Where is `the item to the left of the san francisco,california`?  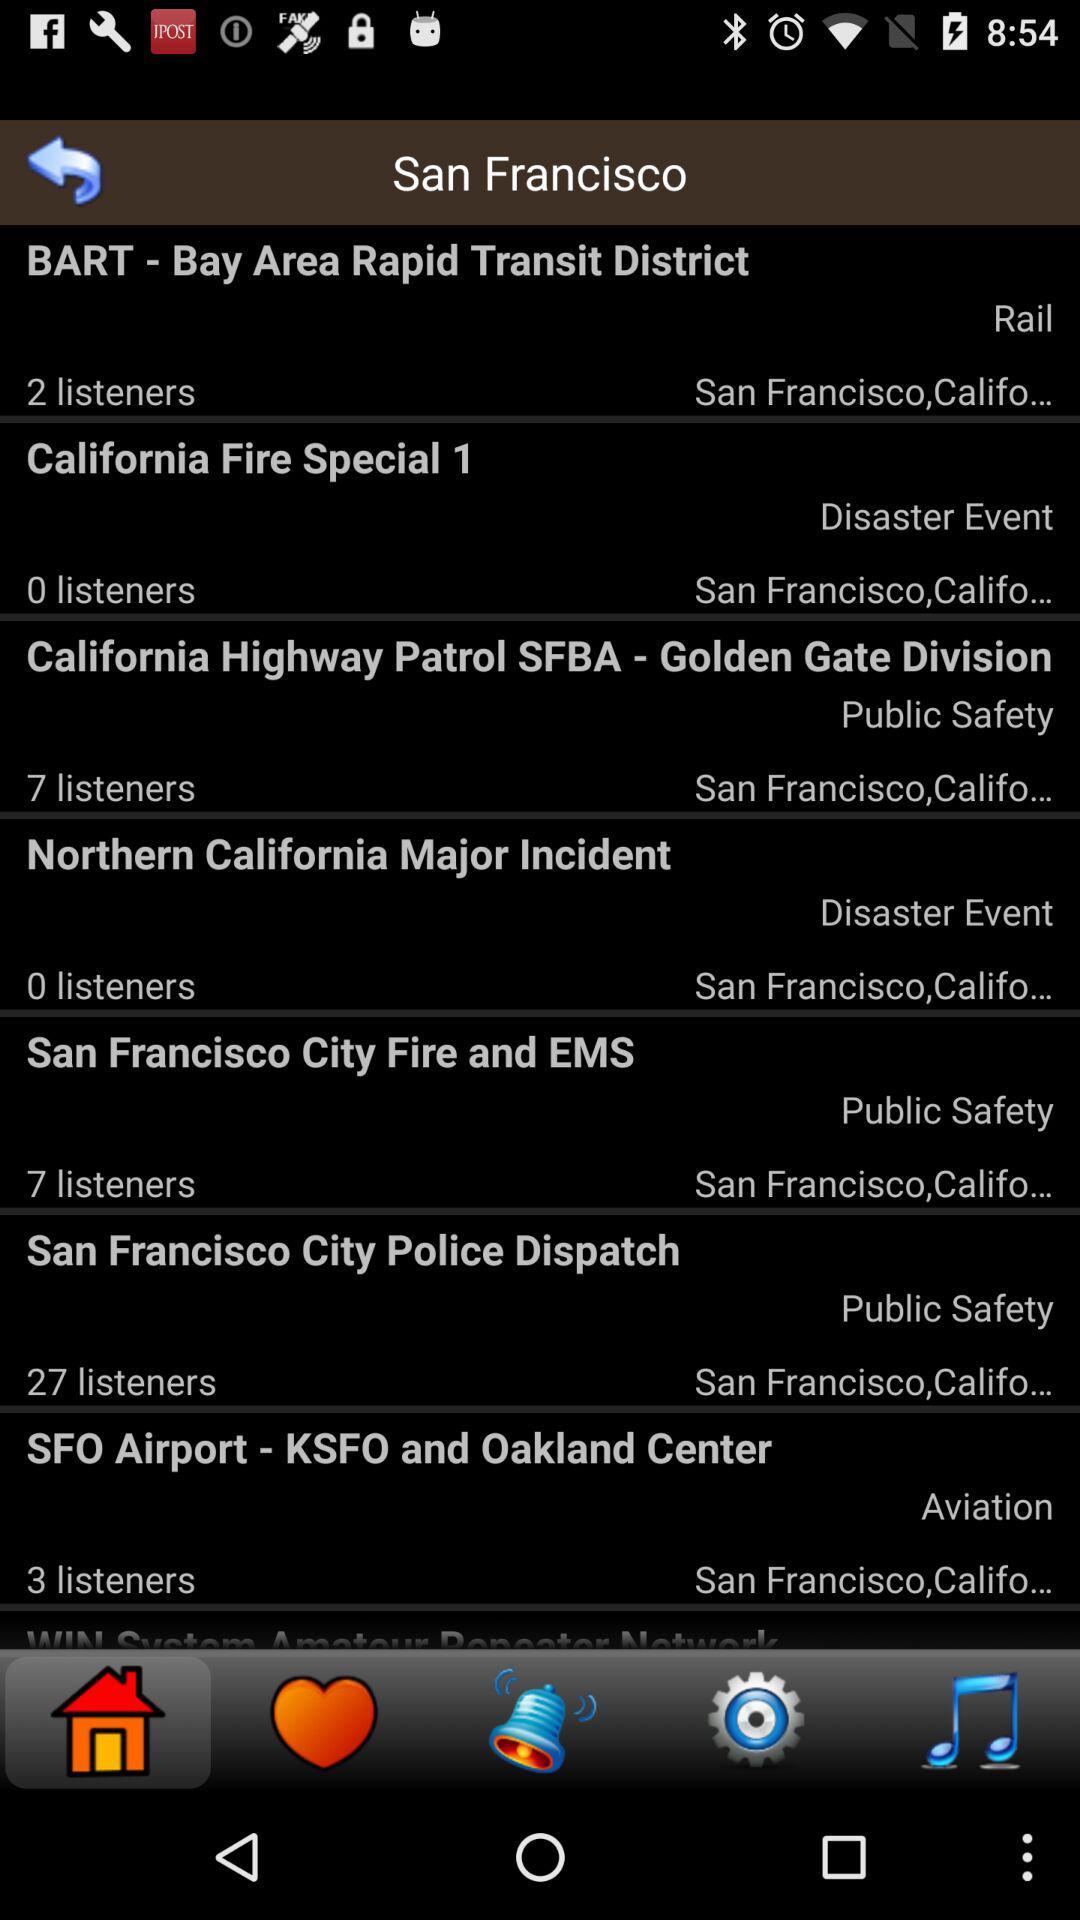
the item to the left of the san francisco,california is located at coordinates (121, 1379).